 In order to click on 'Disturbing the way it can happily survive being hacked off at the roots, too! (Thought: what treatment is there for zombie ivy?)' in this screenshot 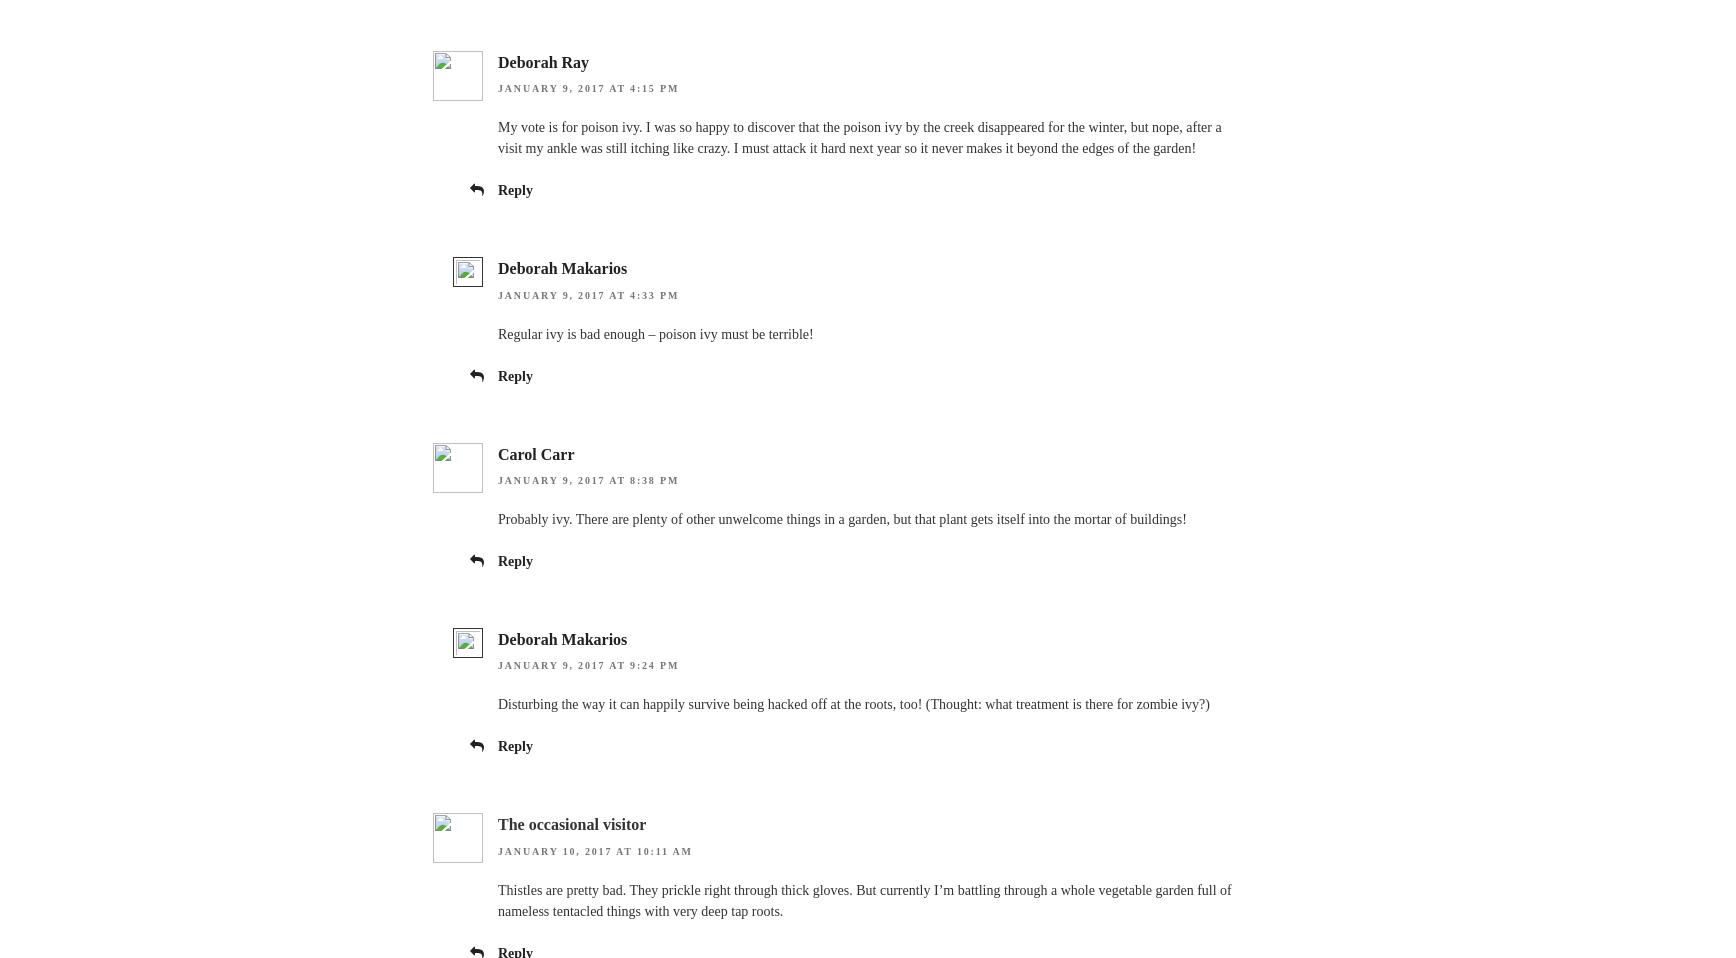, I will do `click(853, 703)`.